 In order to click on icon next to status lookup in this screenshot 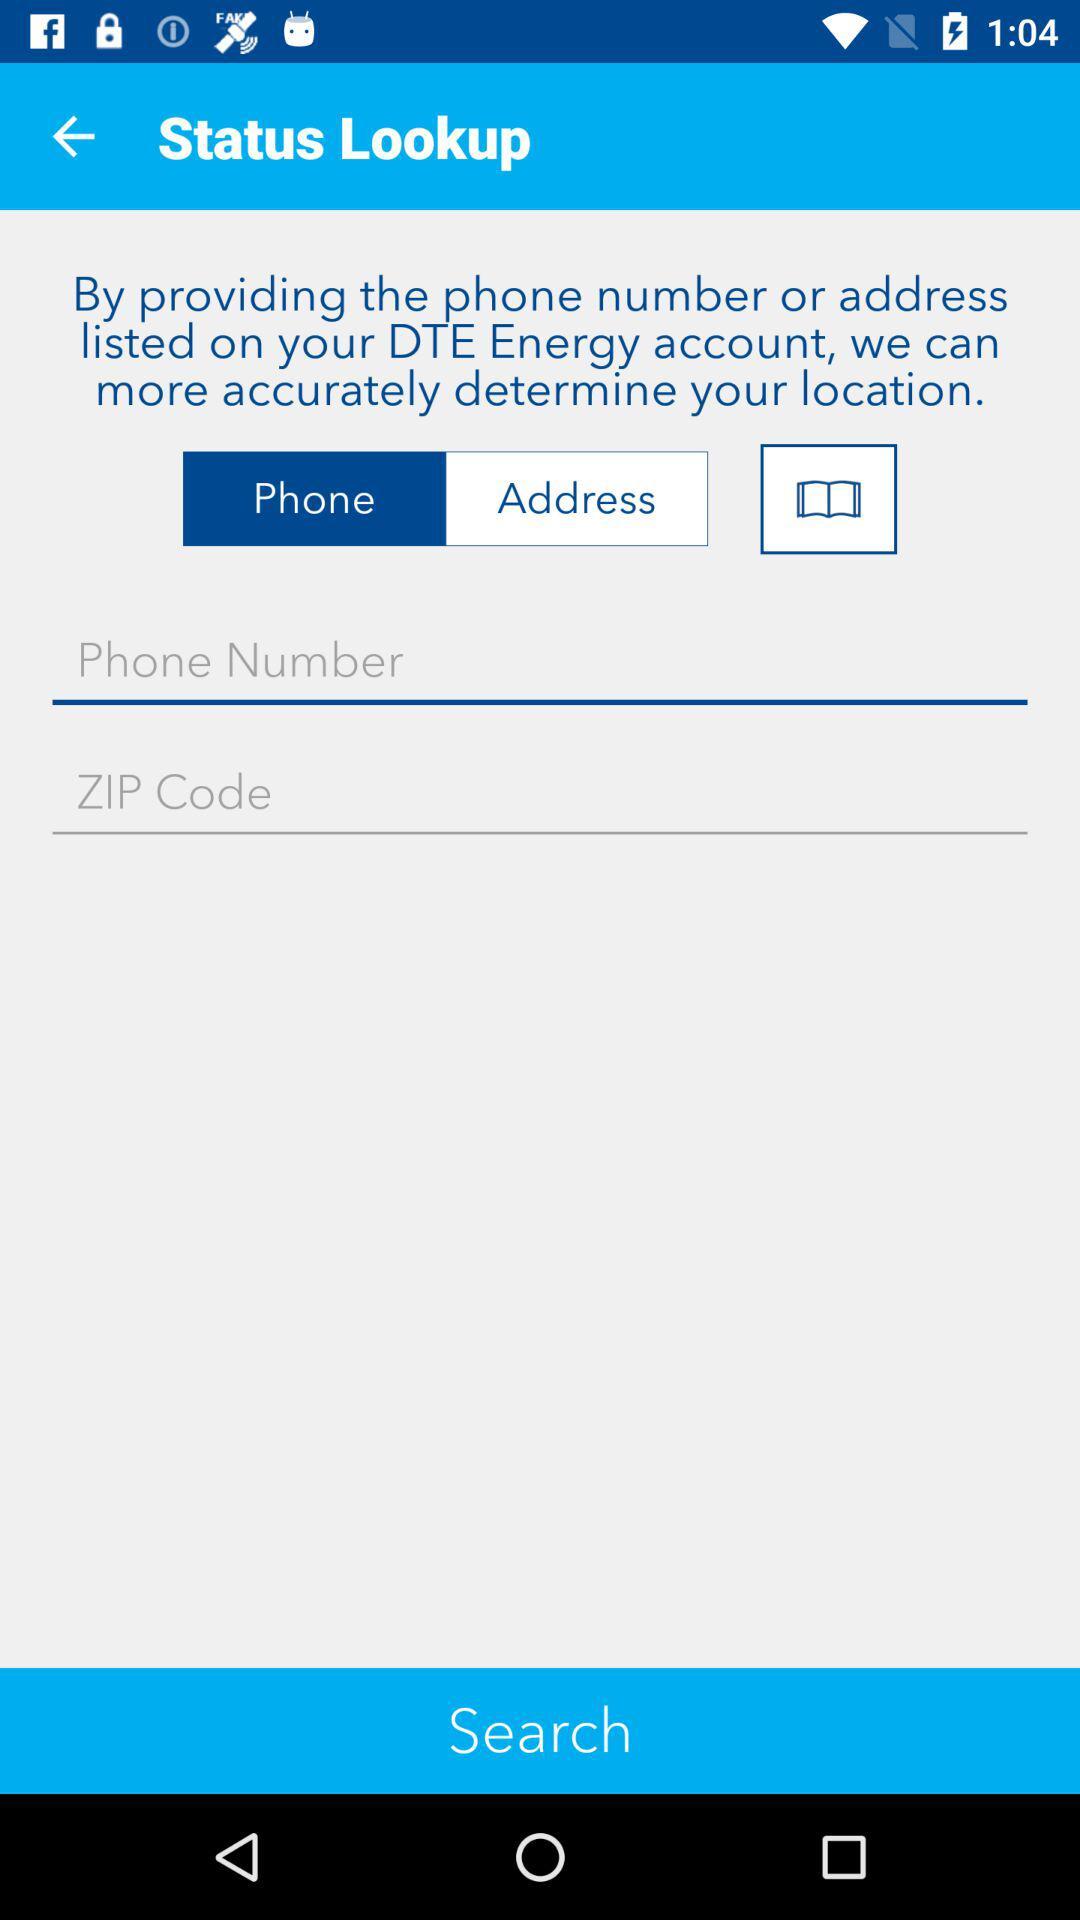, I will do `click(72, 135)`.